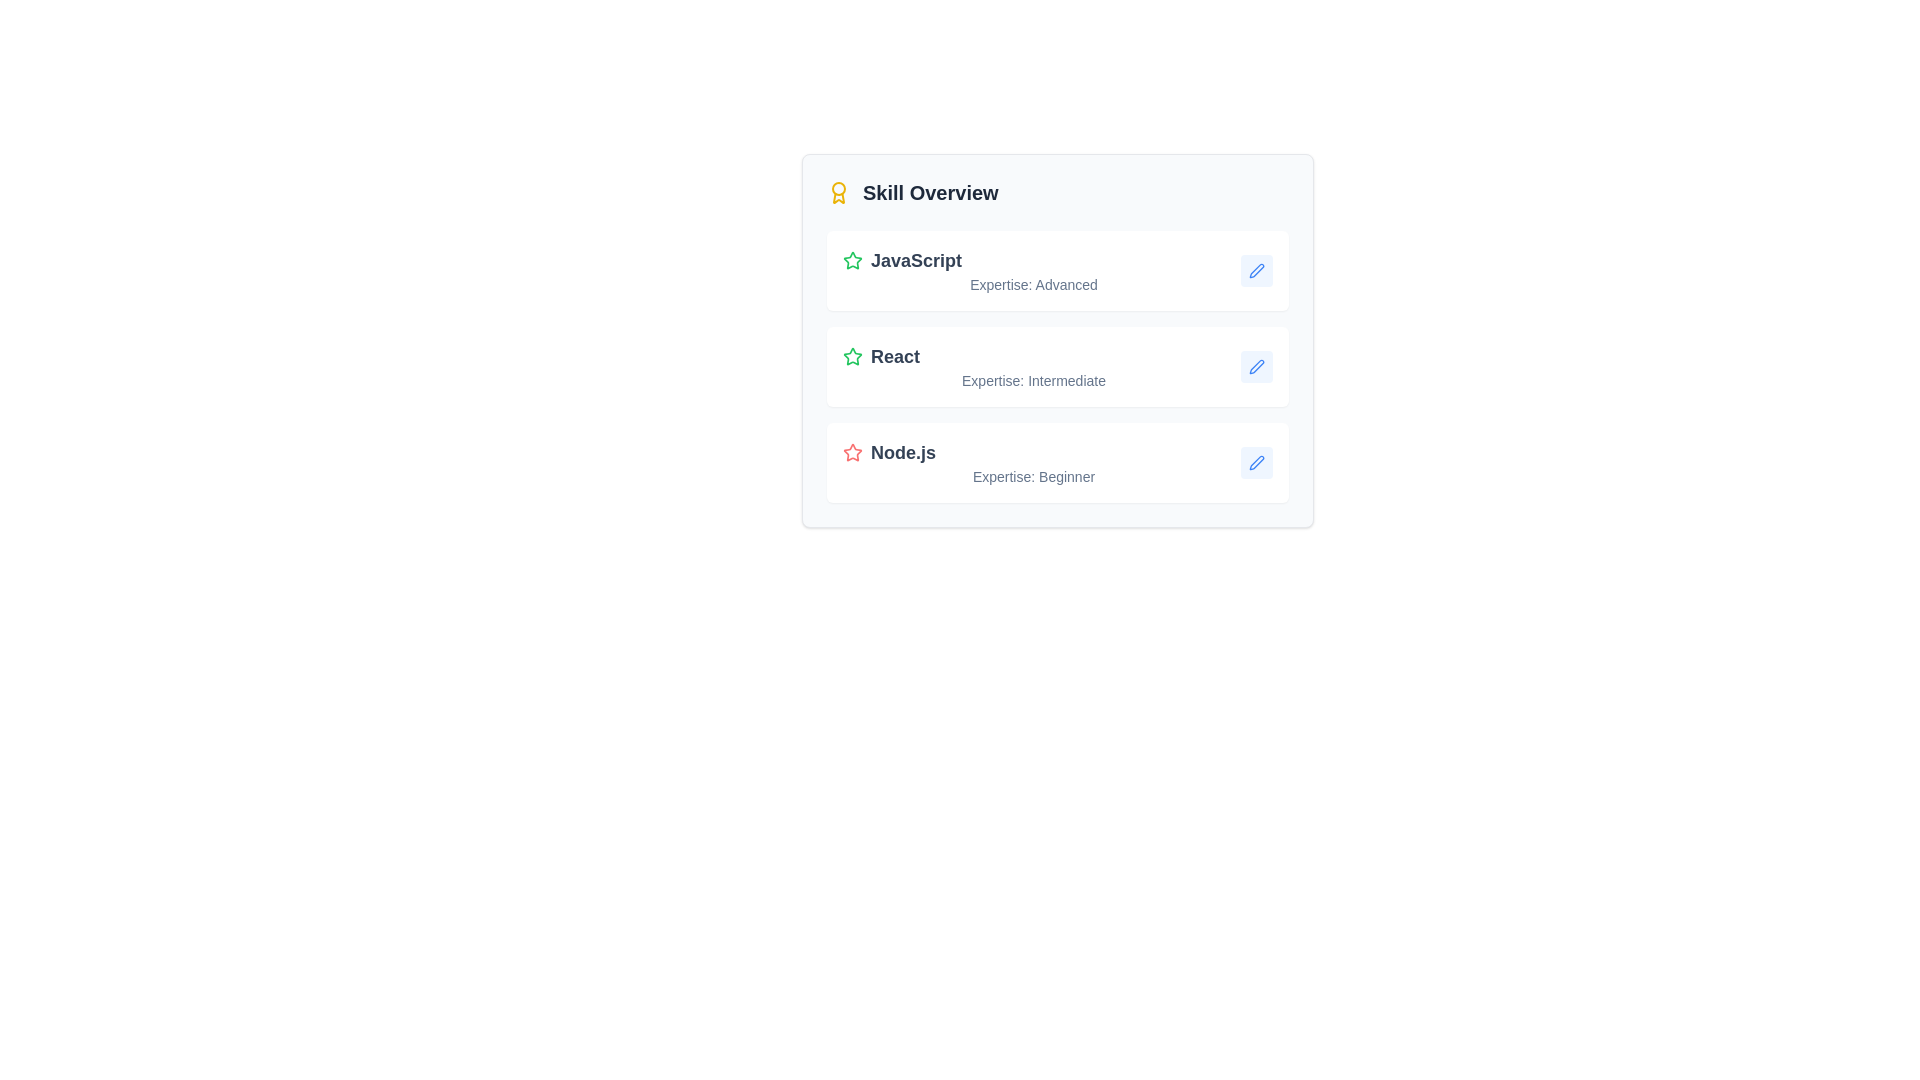 Image resolution: width=1920 pixels, height=1080 pixels. What do you see at coordinates (1256, 462) in the screenshot?
I see `the button with a pen icon, which has a light blue background and blue borders, located beside the 'Node.js' skill entry` at bounding box center [1256, 462].